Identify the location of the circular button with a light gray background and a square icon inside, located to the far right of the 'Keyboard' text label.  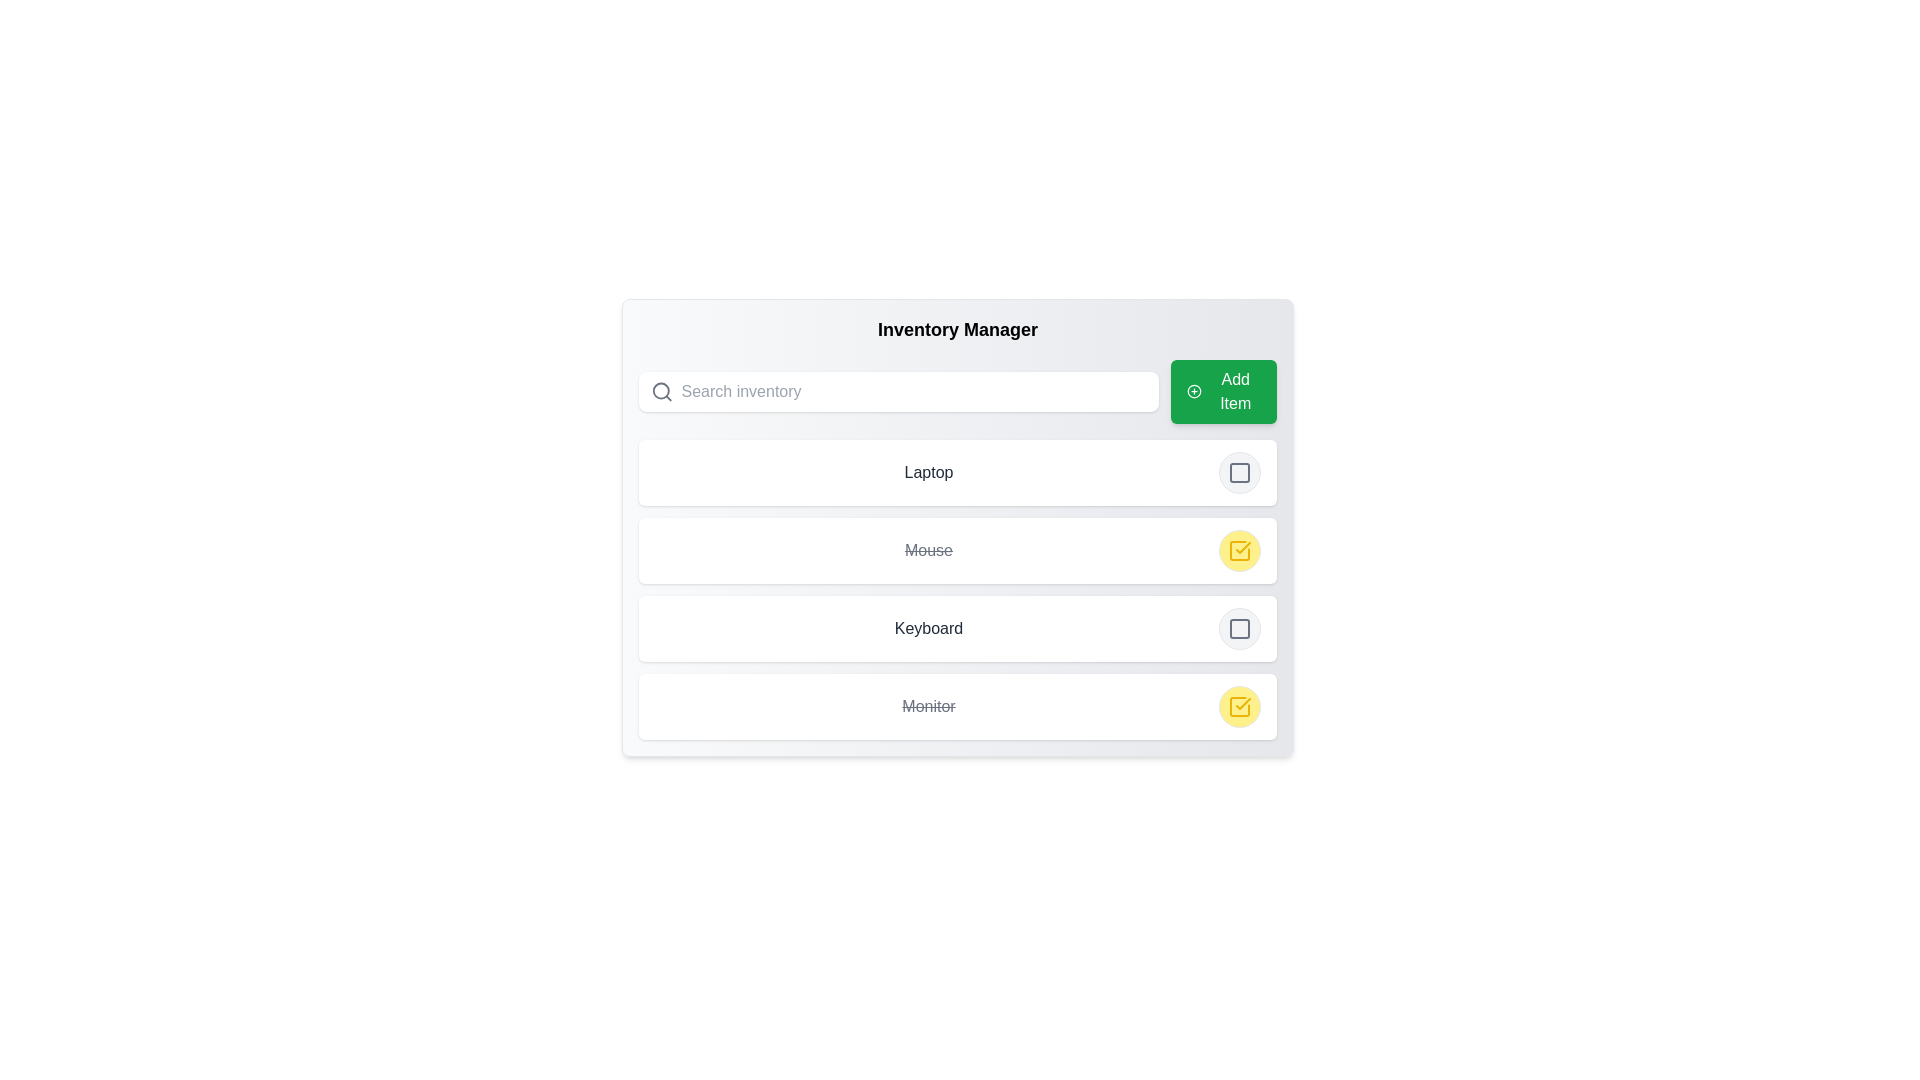
(1238, 627).